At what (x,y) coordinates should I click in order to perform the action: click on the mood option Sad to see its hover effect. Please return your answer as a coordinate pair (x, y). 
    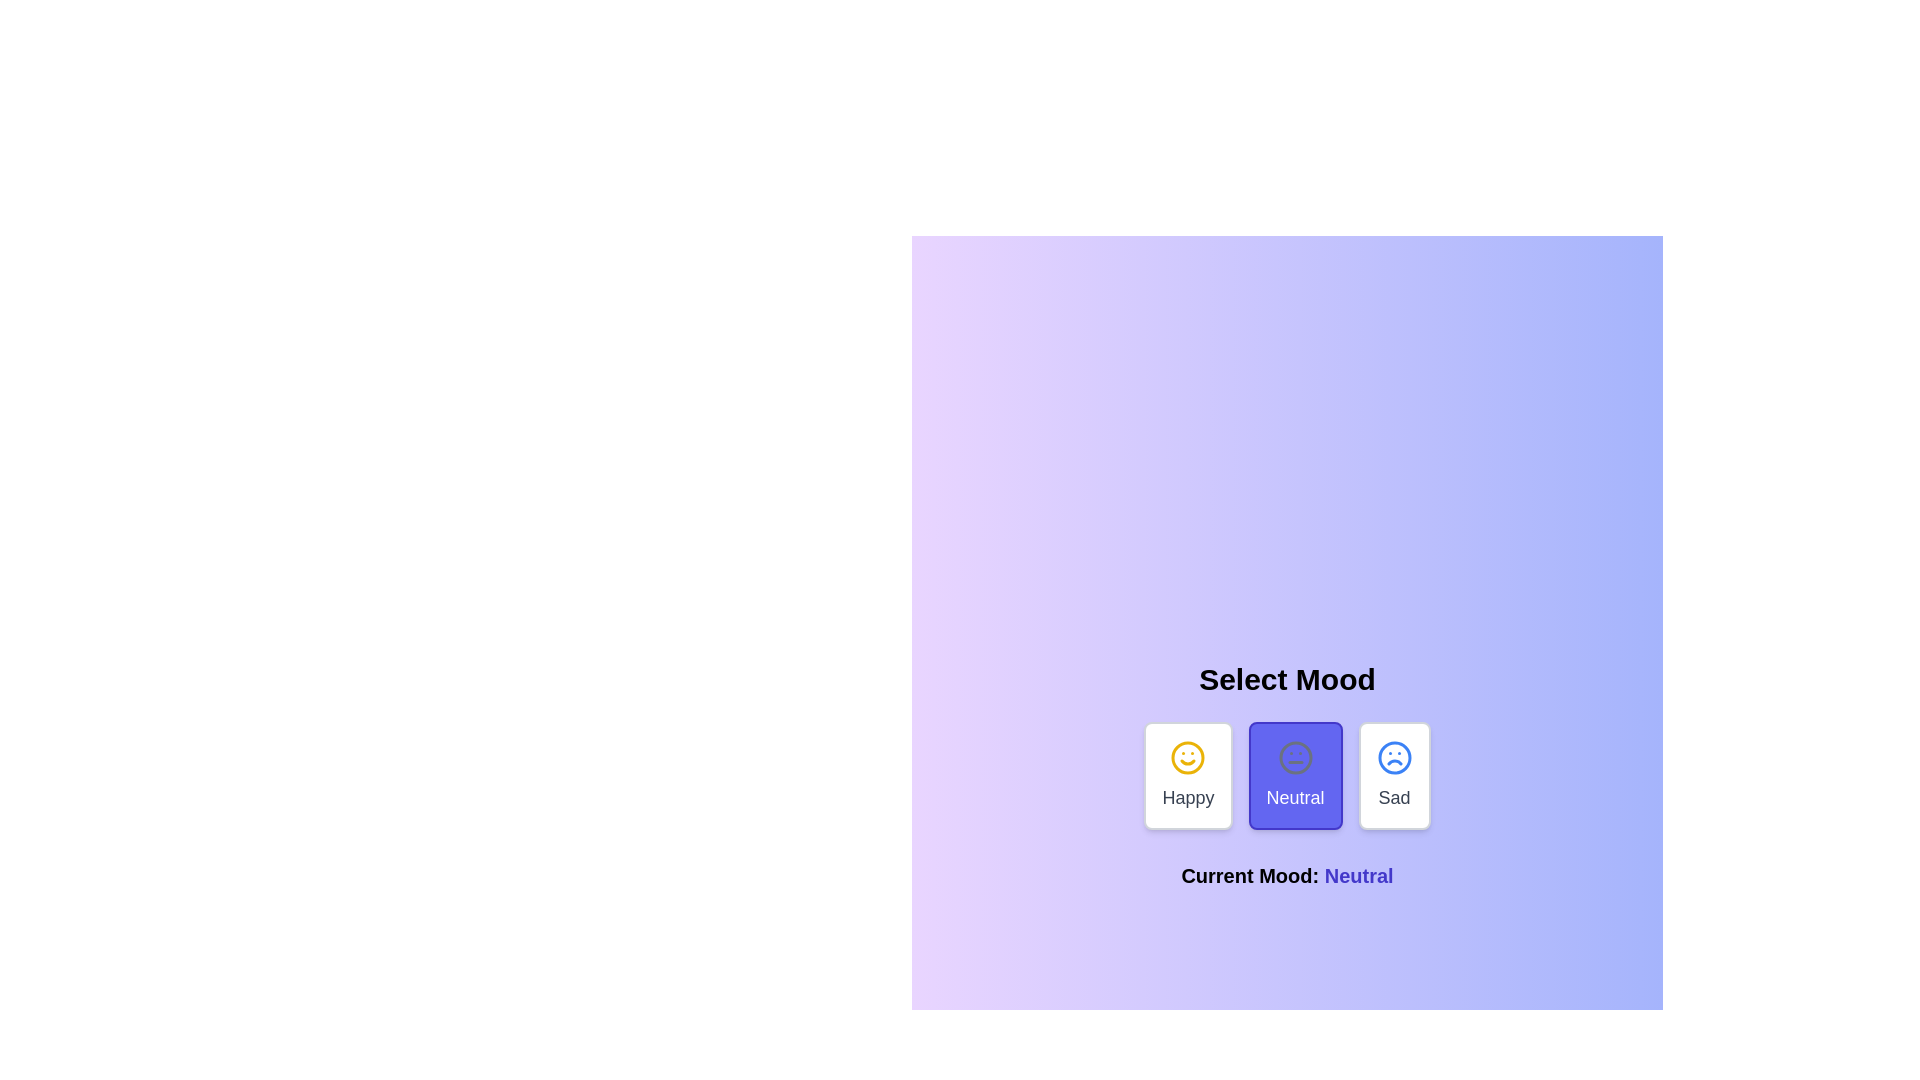
    Looking at the image, I should click on (1392, 774).